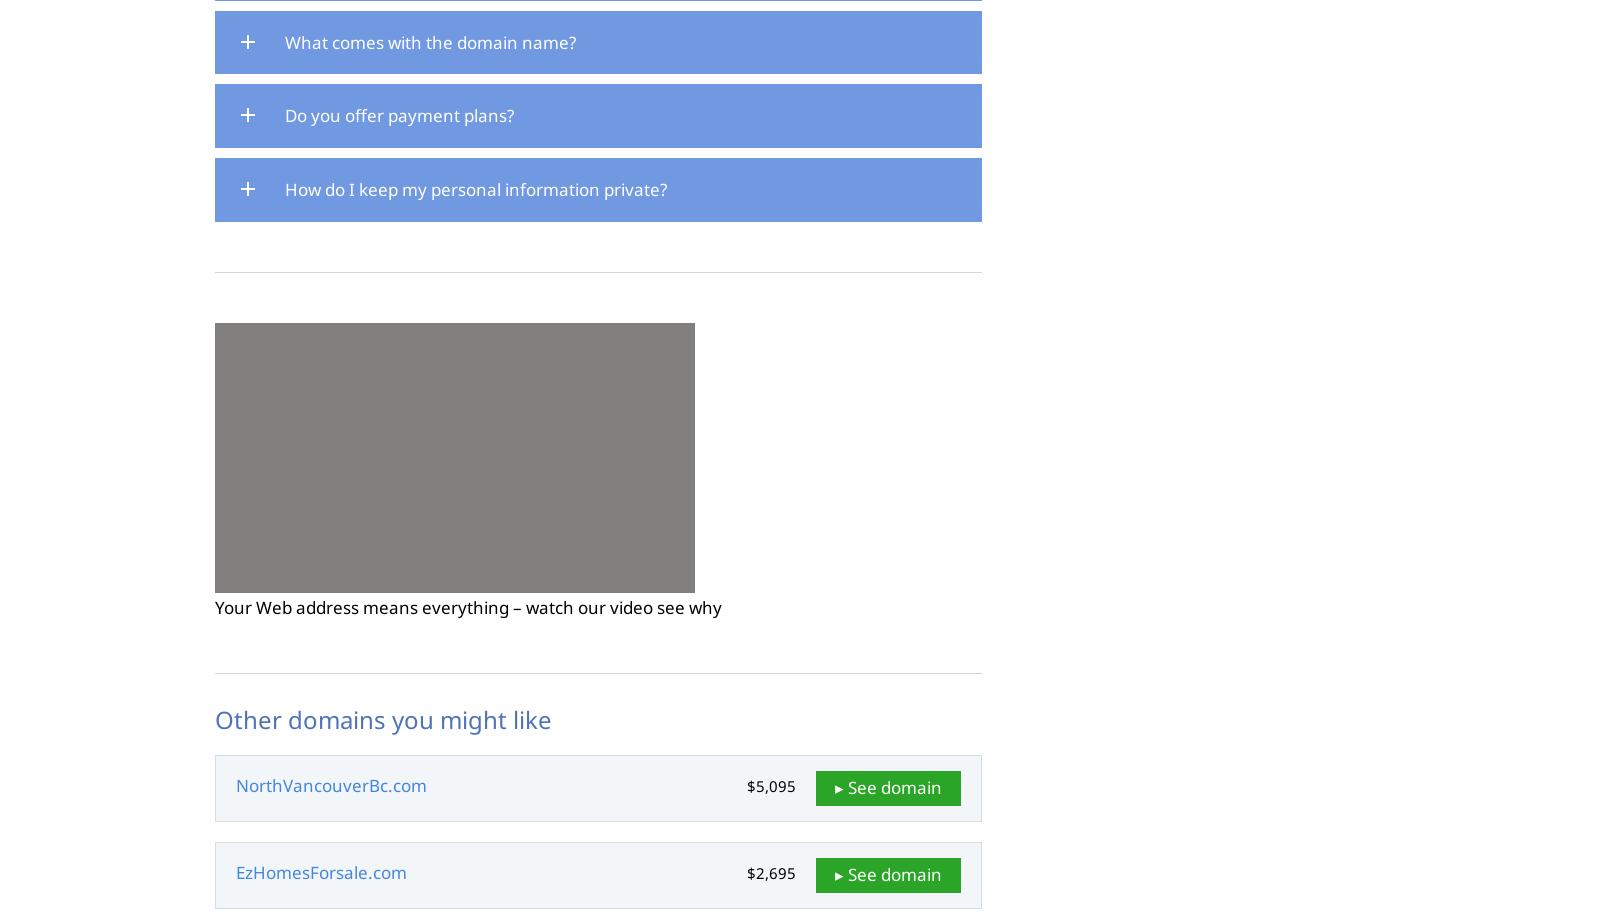 This screenshot has height=912, width=1600. What do you see at coordinates (429, 40) in the screenshot?
I see `'What comes with the domain name?'` at bounding box center [429, 40].